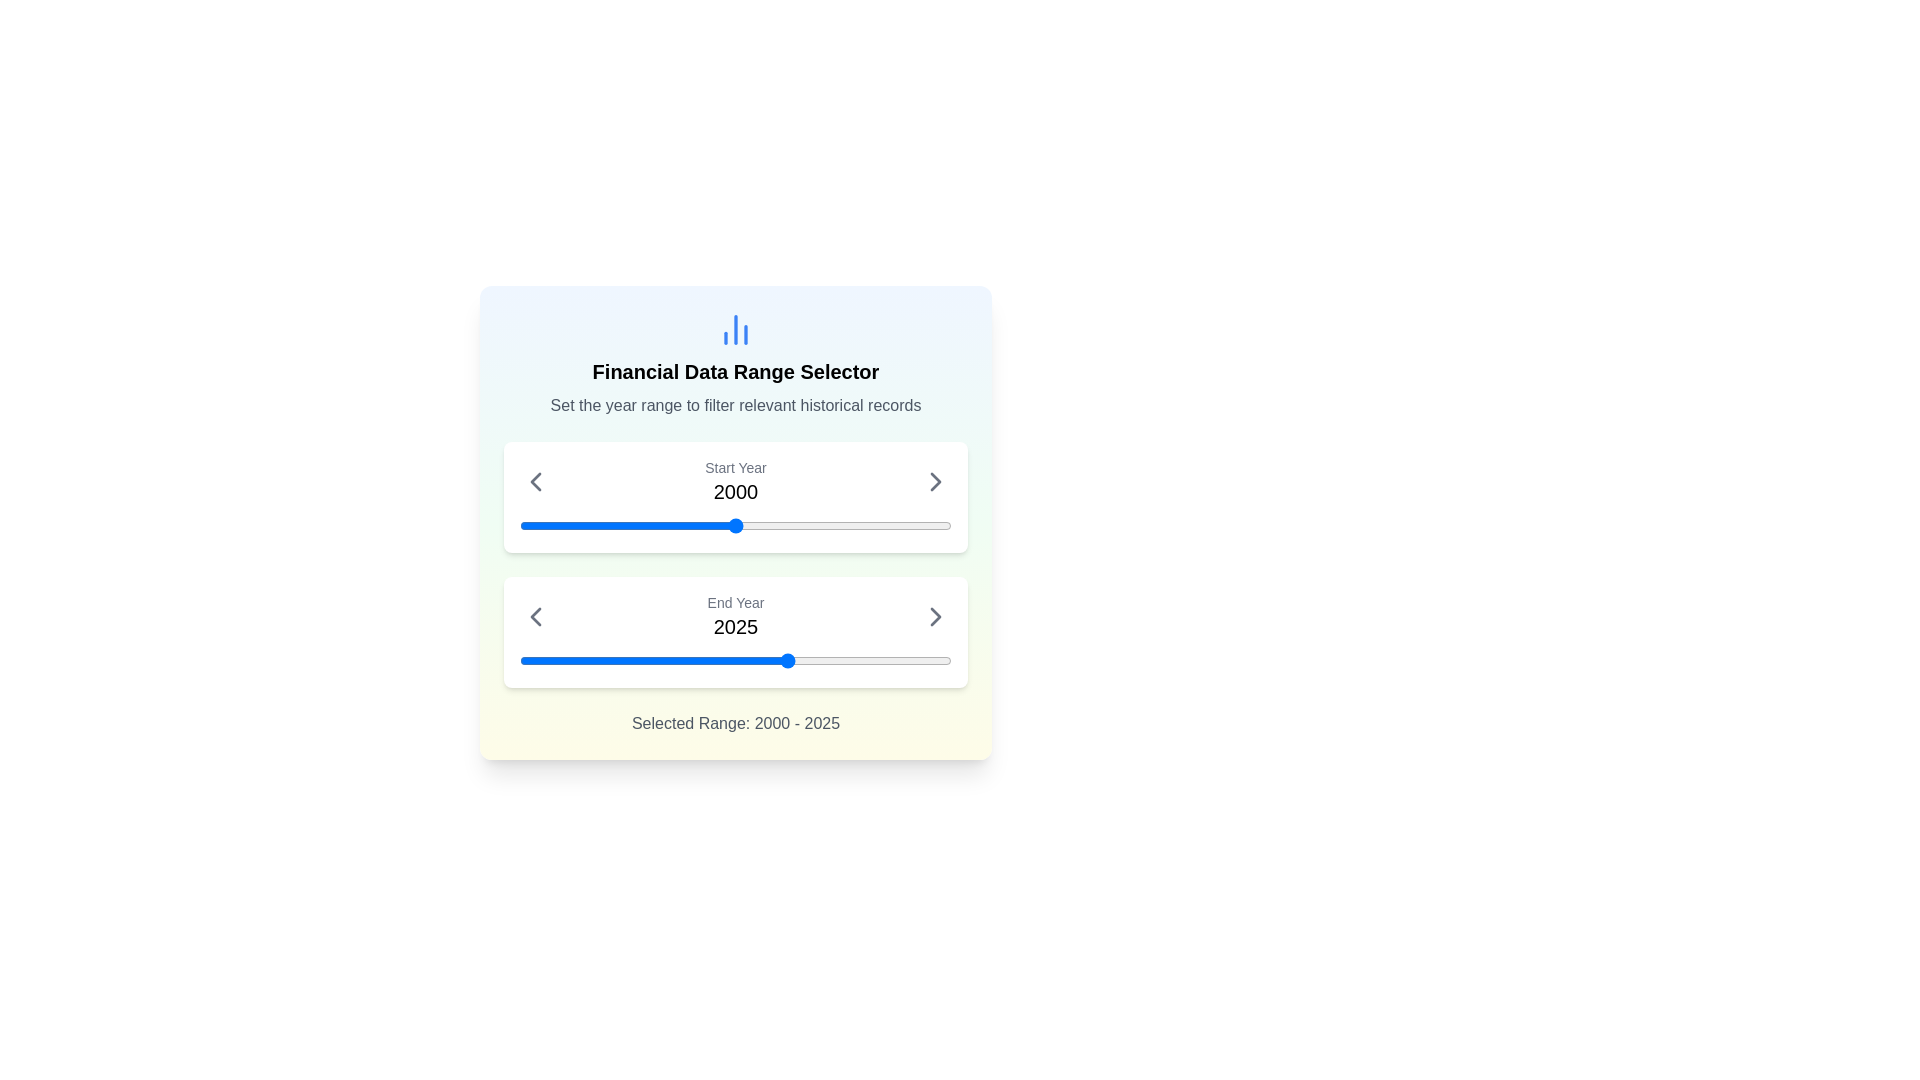 Image resolution: width=1920 pixels, height=1080 pixels. What do you see at coordinates (901, 524) in the screenshot?
I see `the start year of the range` at bounding box center [901, 524].